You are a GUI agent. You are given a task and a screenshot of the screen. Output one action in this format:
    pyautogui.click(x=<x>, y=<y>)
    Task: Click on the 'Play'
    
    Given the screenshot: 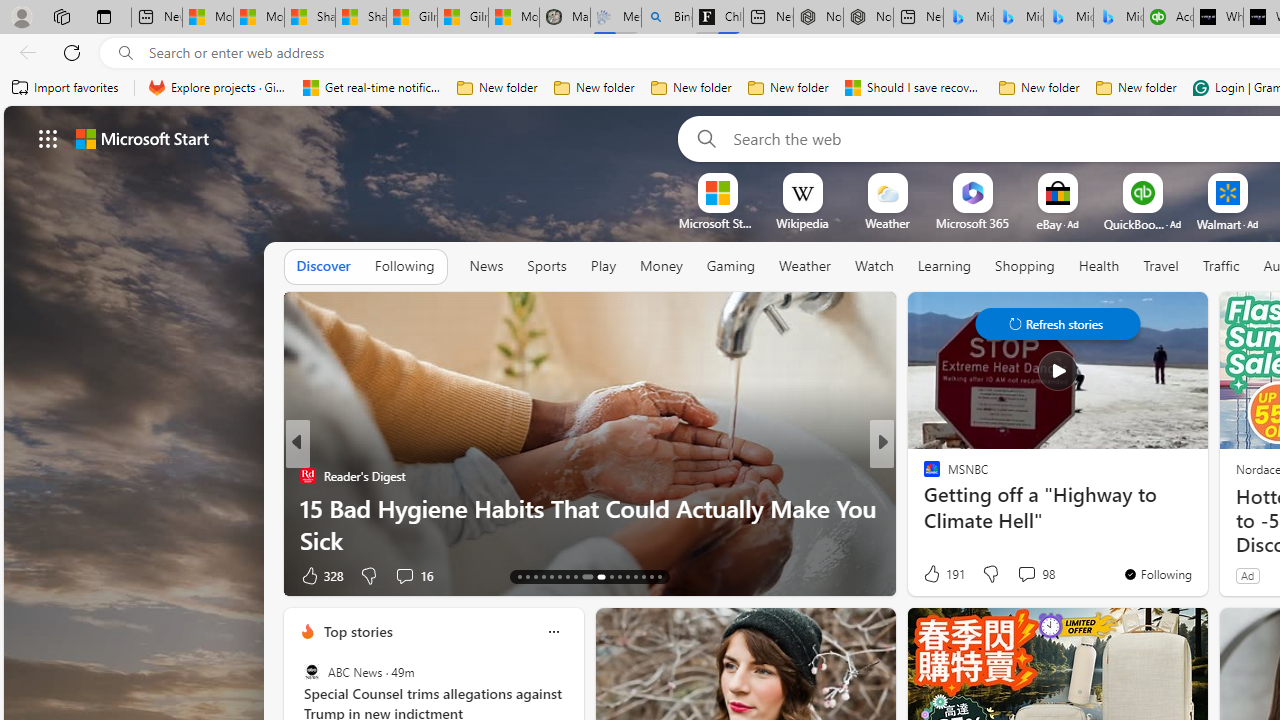 What is the action you would take?
    pyautogui.click(x=601, y=265)
    